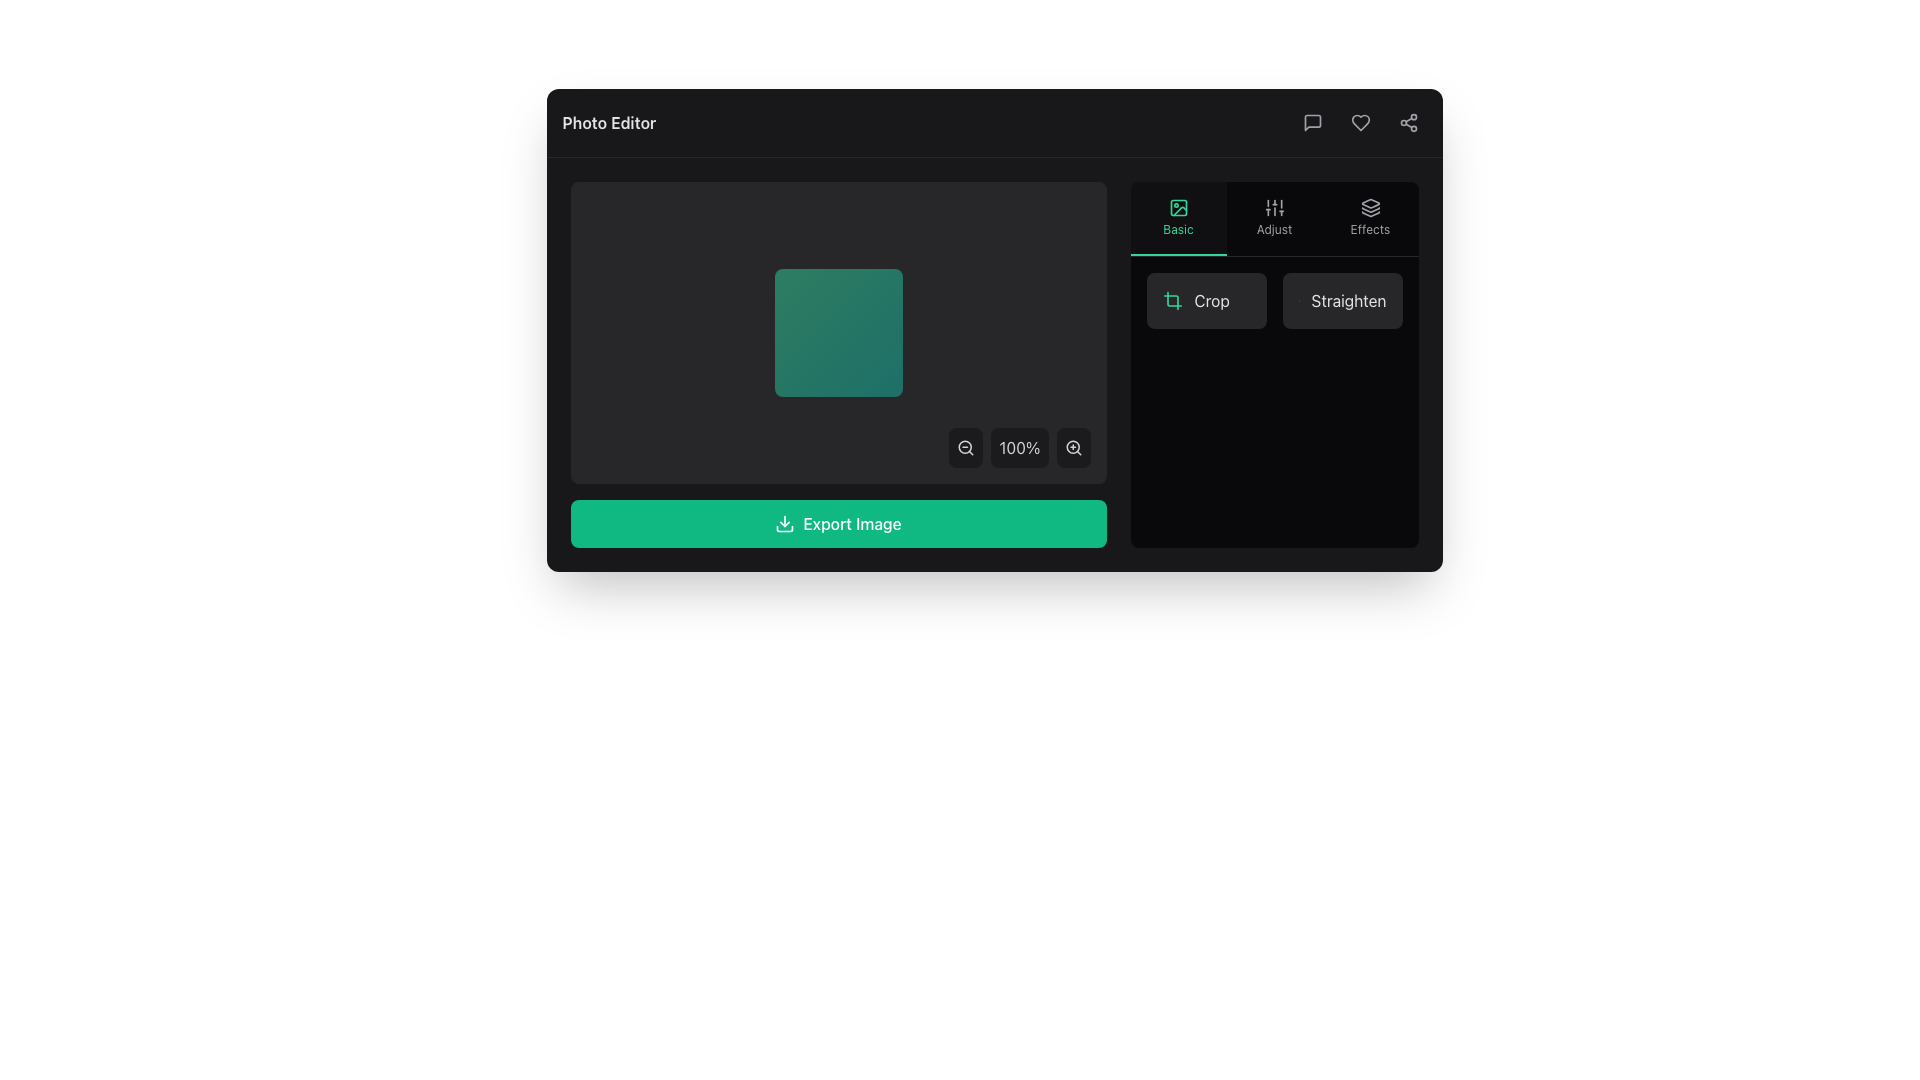  What do you see at coordinates (1178, 229) in the screenshot?
I see `text label located in the bottom section of the vertical menu on the right side of the interface, which provides information corresponding to the adjacent image icon` at bounding box center [1178, 229].